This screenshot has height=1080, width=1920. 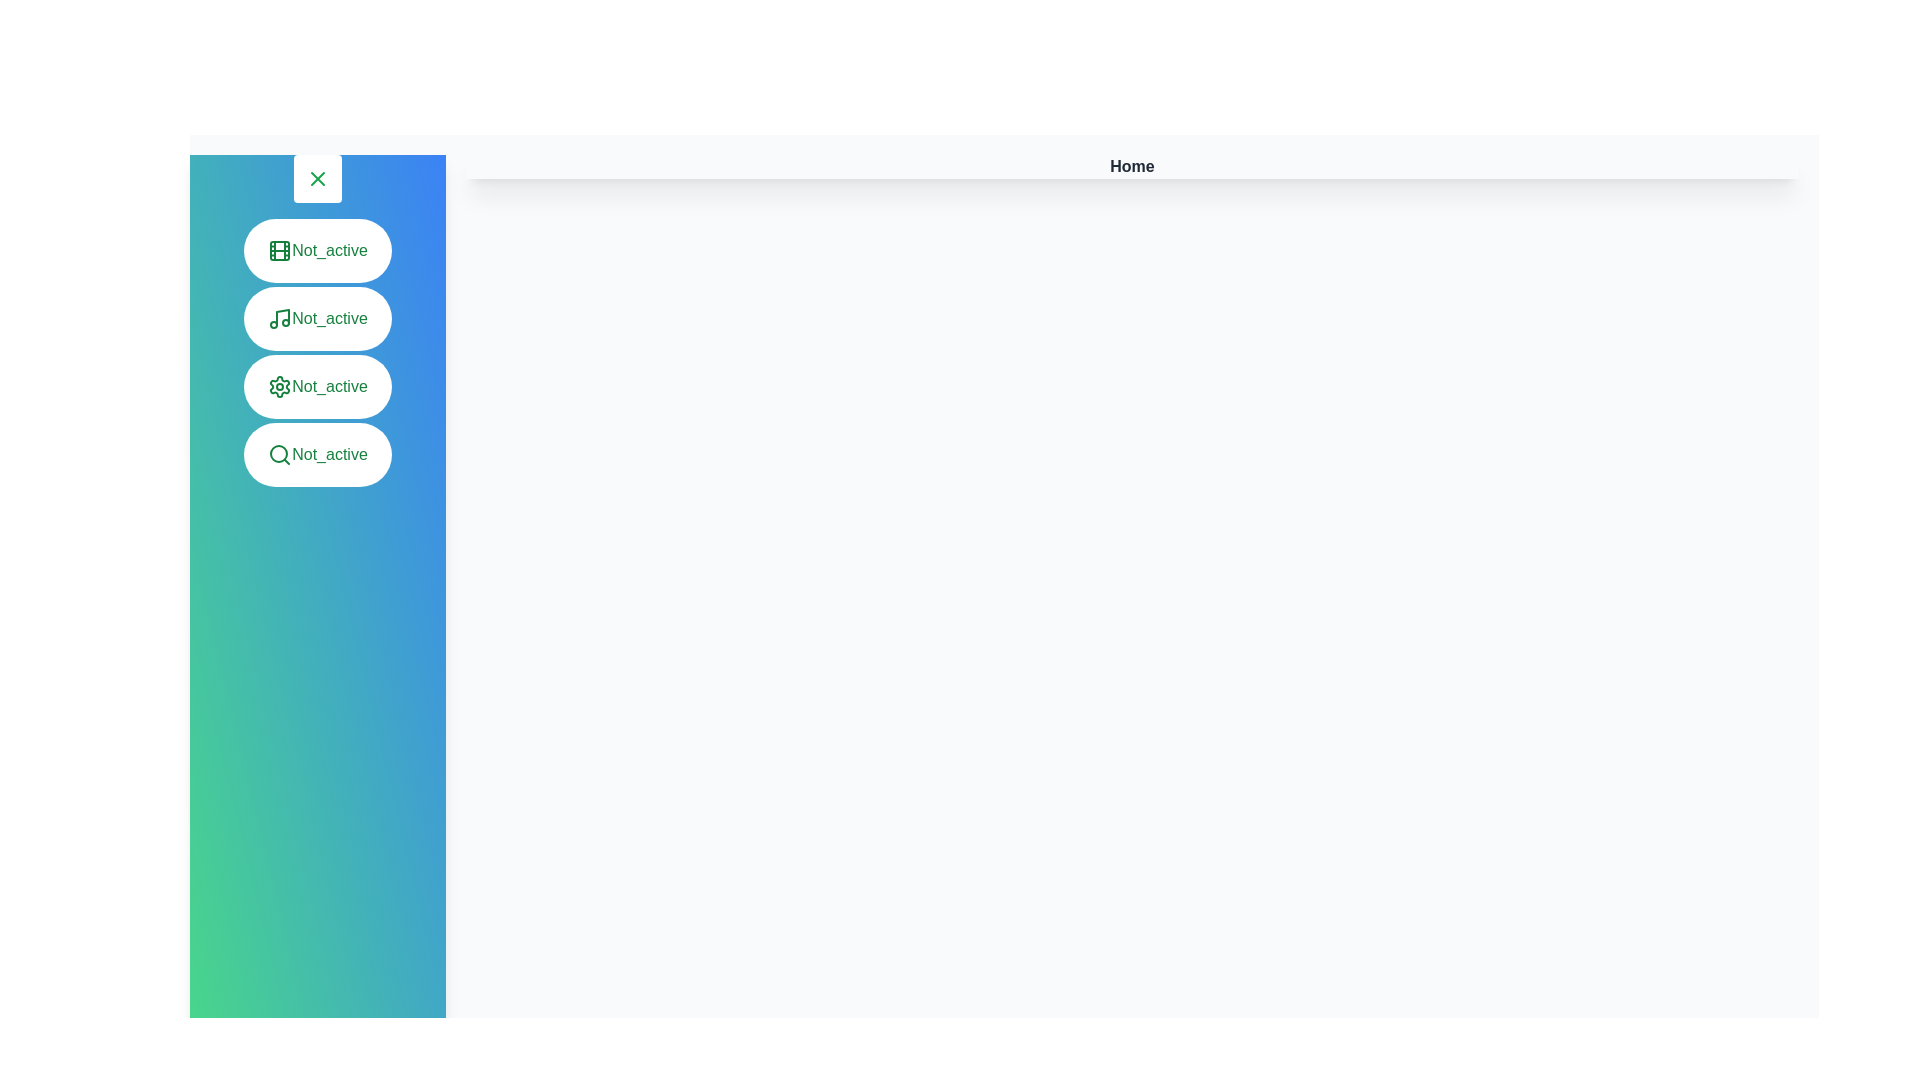 What do you see at coordinates (316, 386) in the screenshot?
I see `the menu item to activate the Settings panel` at bounding box center [316, 386].